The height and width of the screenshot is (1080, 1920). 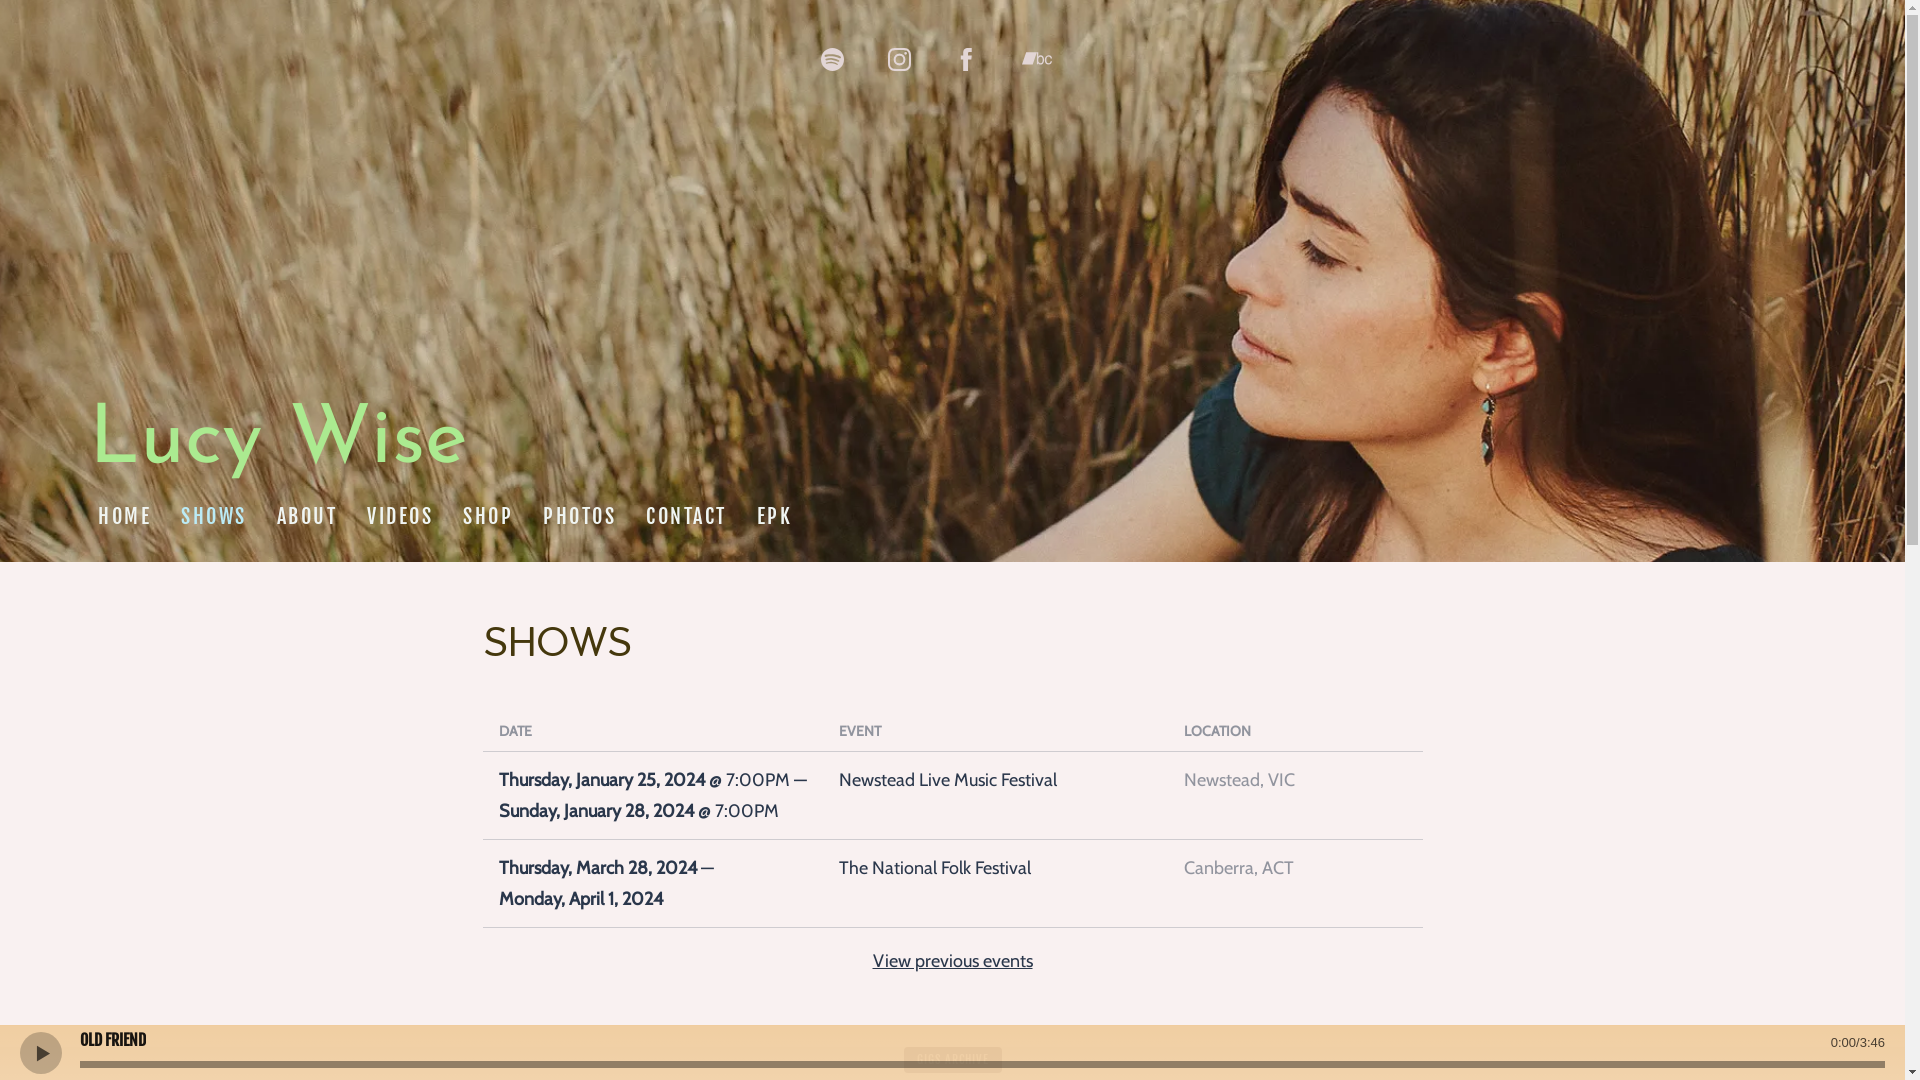 I want to click on 'https://instagram.com/lucywisemusic', so click(x=898, y=58).